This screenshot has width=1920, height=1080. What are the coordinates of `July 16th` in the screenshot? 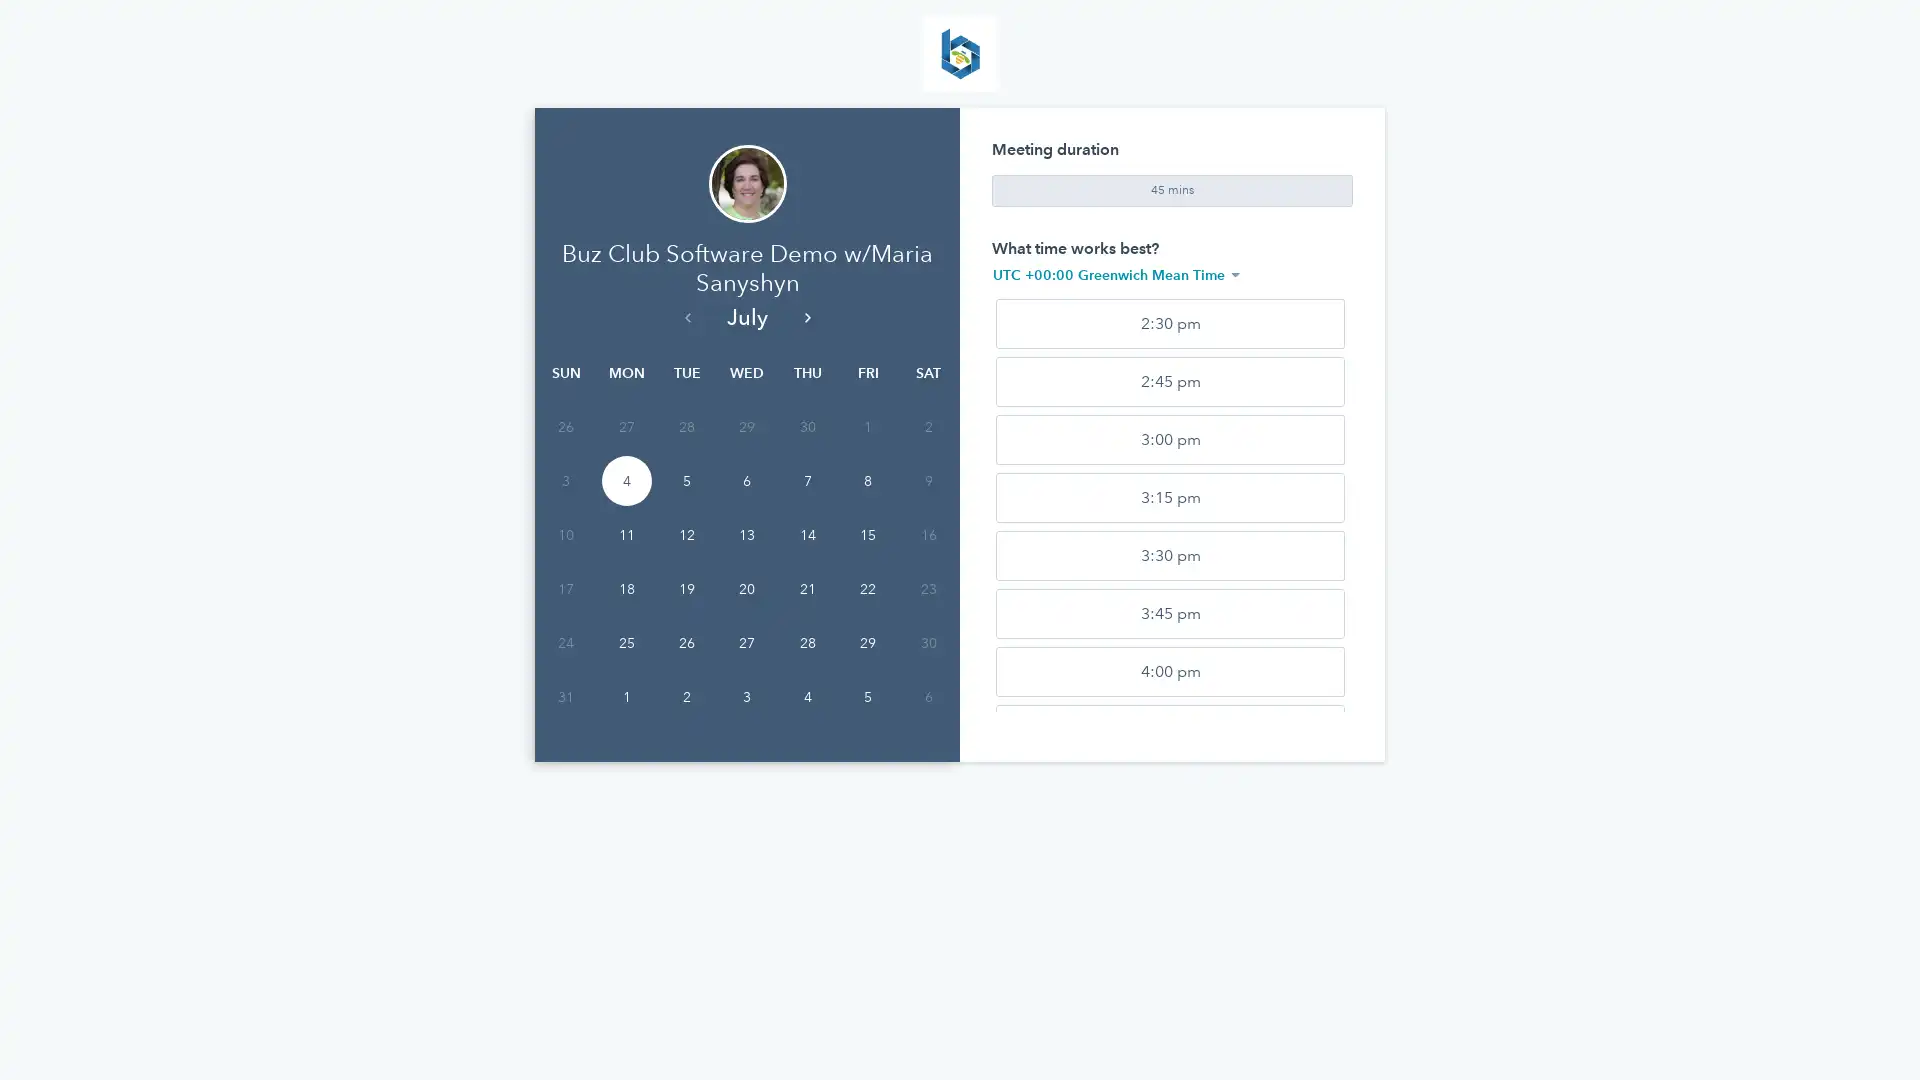 It's located at (926, 534).